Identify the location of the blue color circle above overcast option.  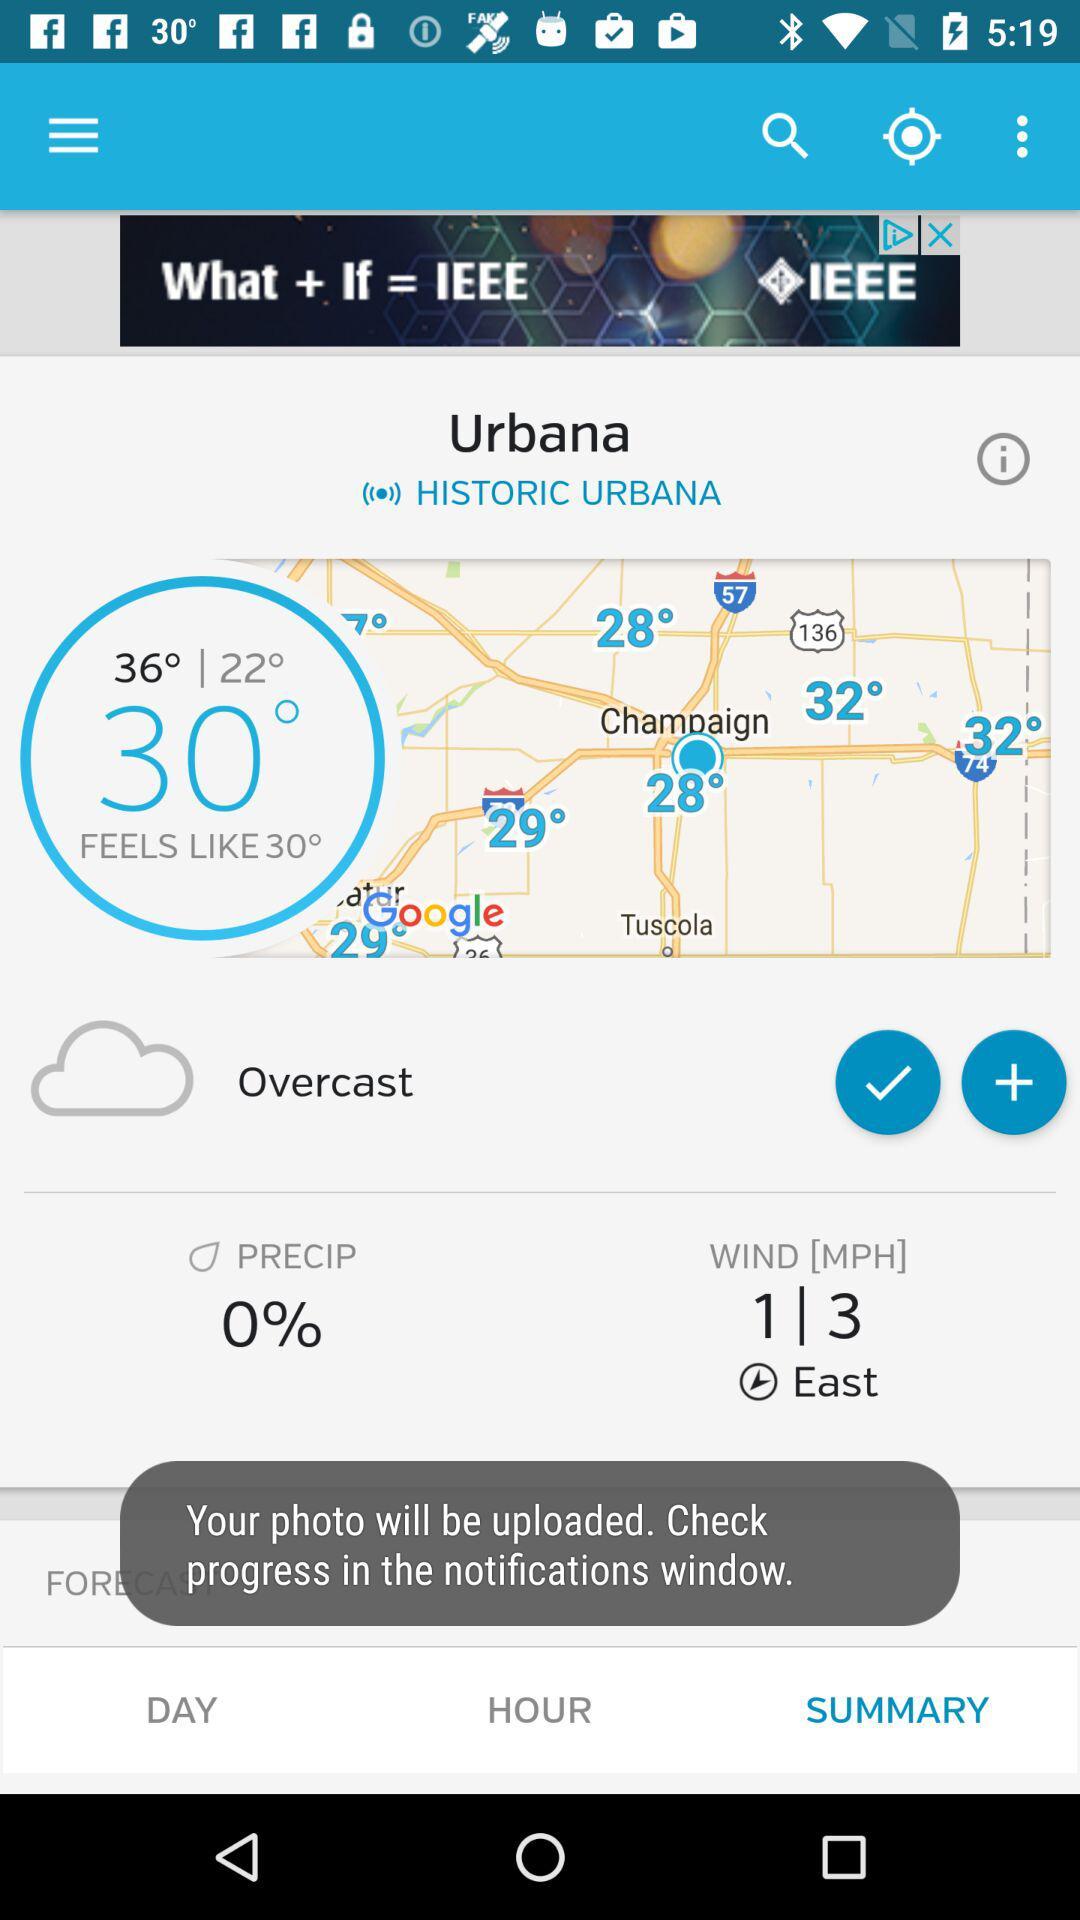
(202, 757).